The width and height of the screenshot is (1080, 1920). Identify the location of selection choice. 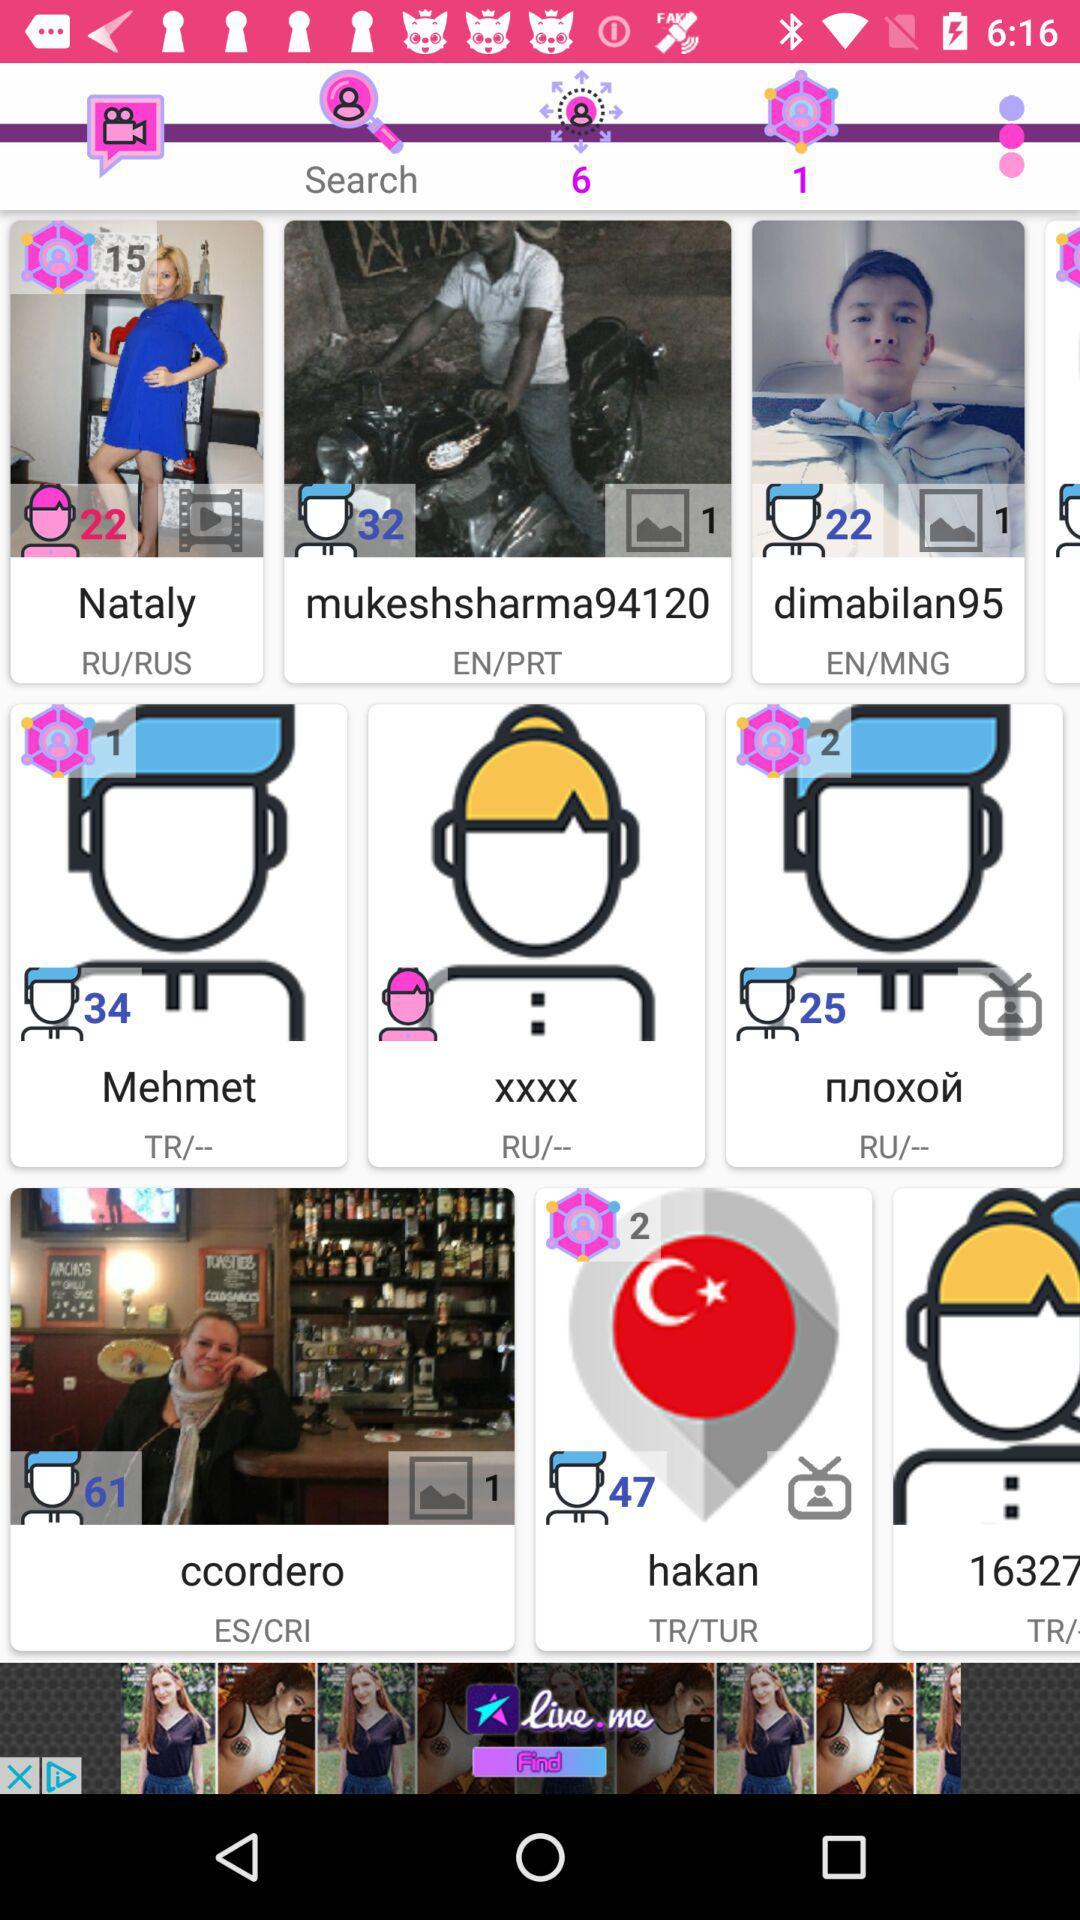
(506, 388).